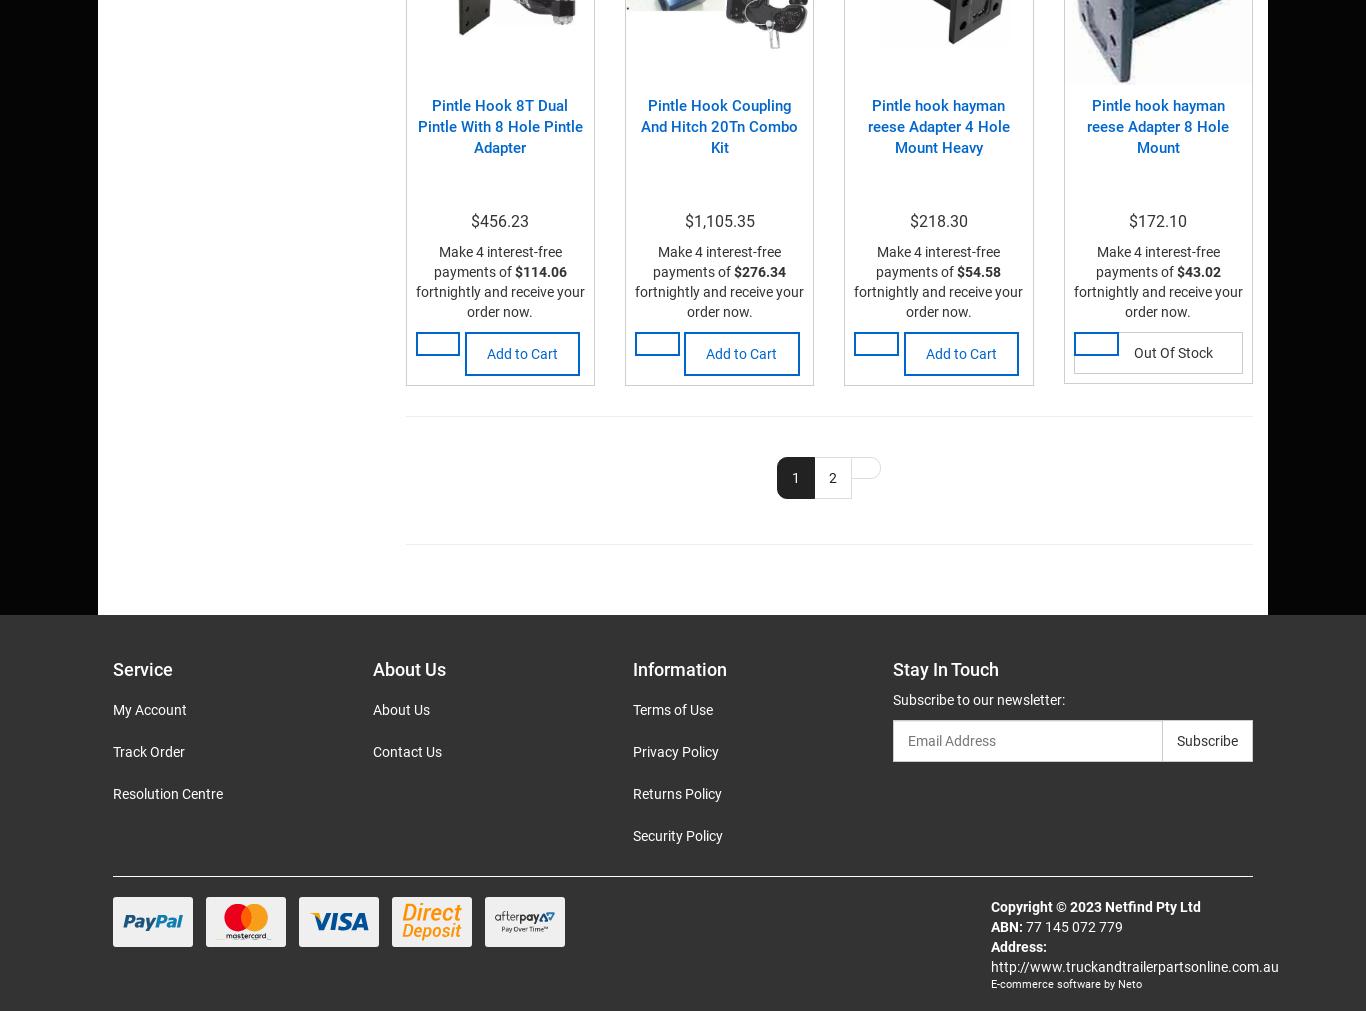  Describe the element at coordinates (719, 221) in the screenshot. I see `'$1,105.35'` at that location.